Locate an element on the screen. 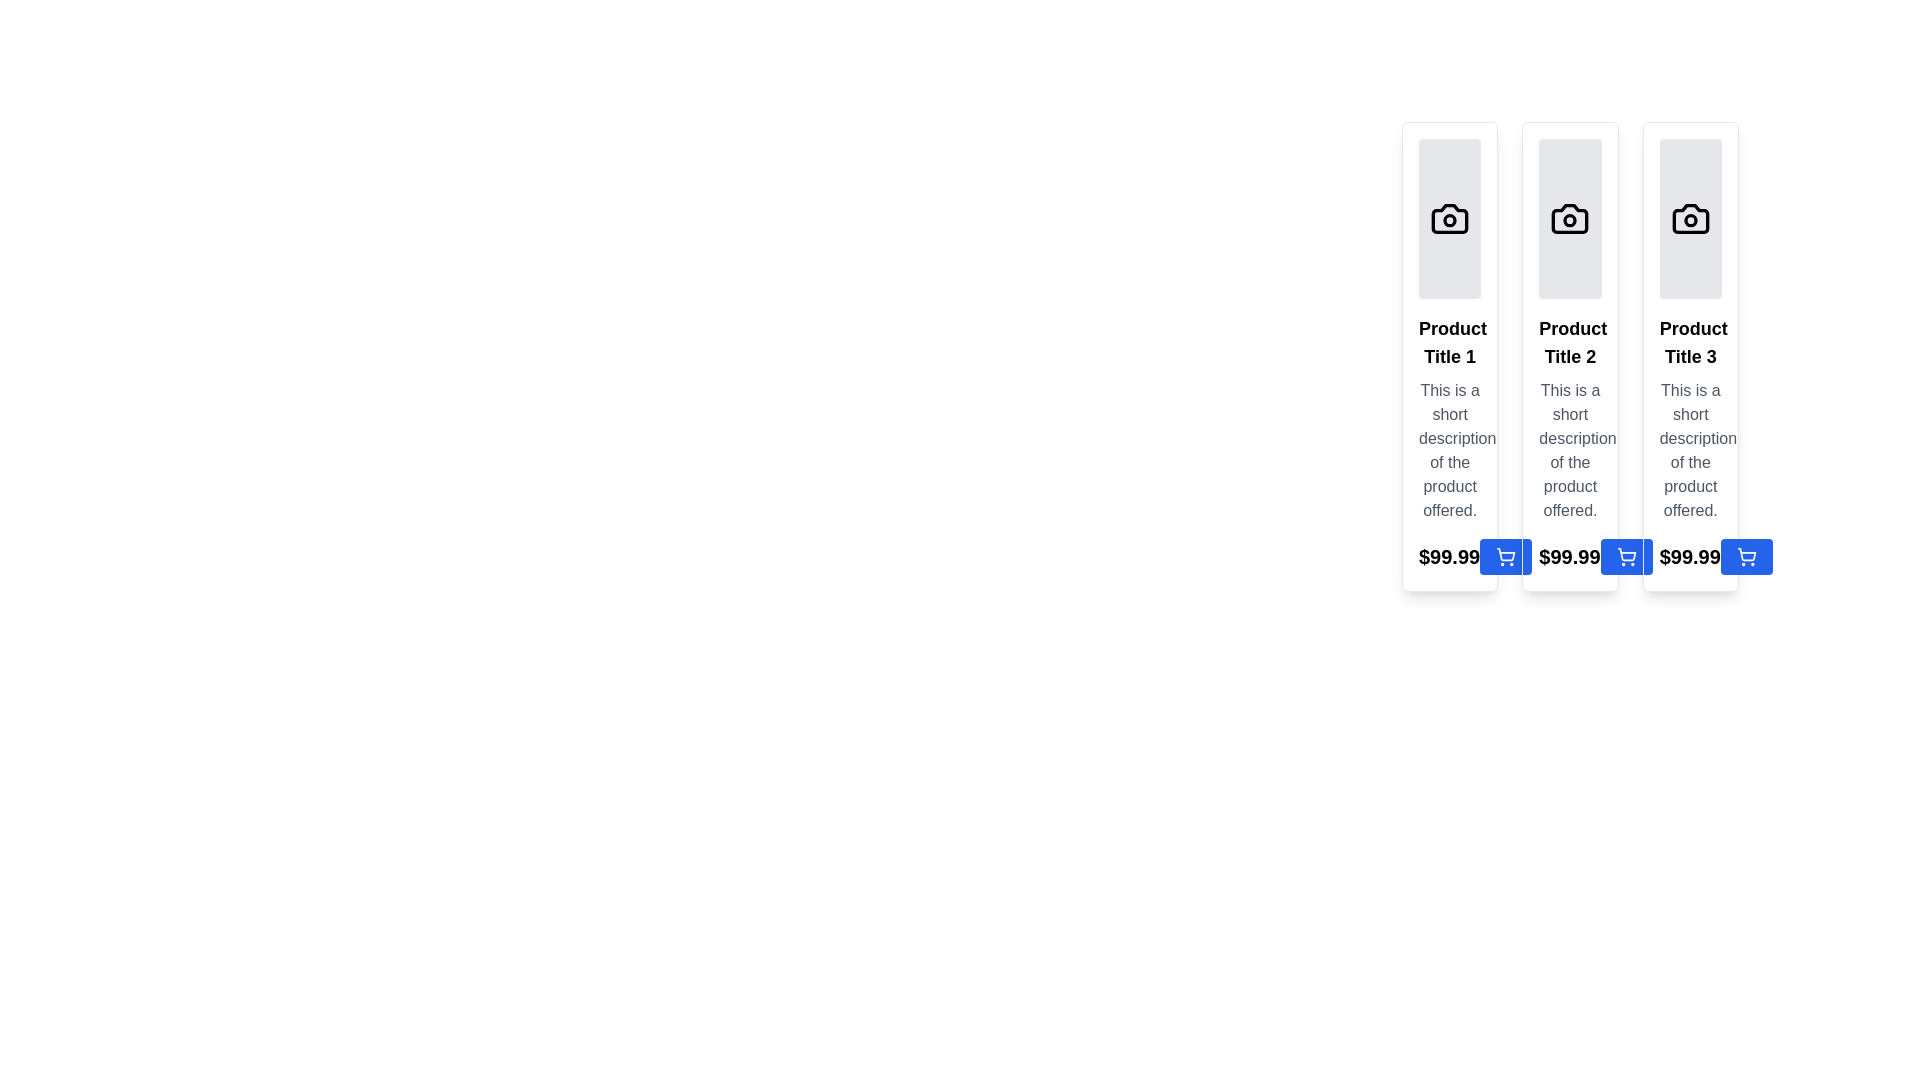 Image resolution: width=1920 pixels, height=1080 pixels. the icon inside the blue-colored rounded rectangle button, which is the rightmost button in a set of three buttons at the bottom of 'Product Title 3' is located at coordinates (1745, 556).